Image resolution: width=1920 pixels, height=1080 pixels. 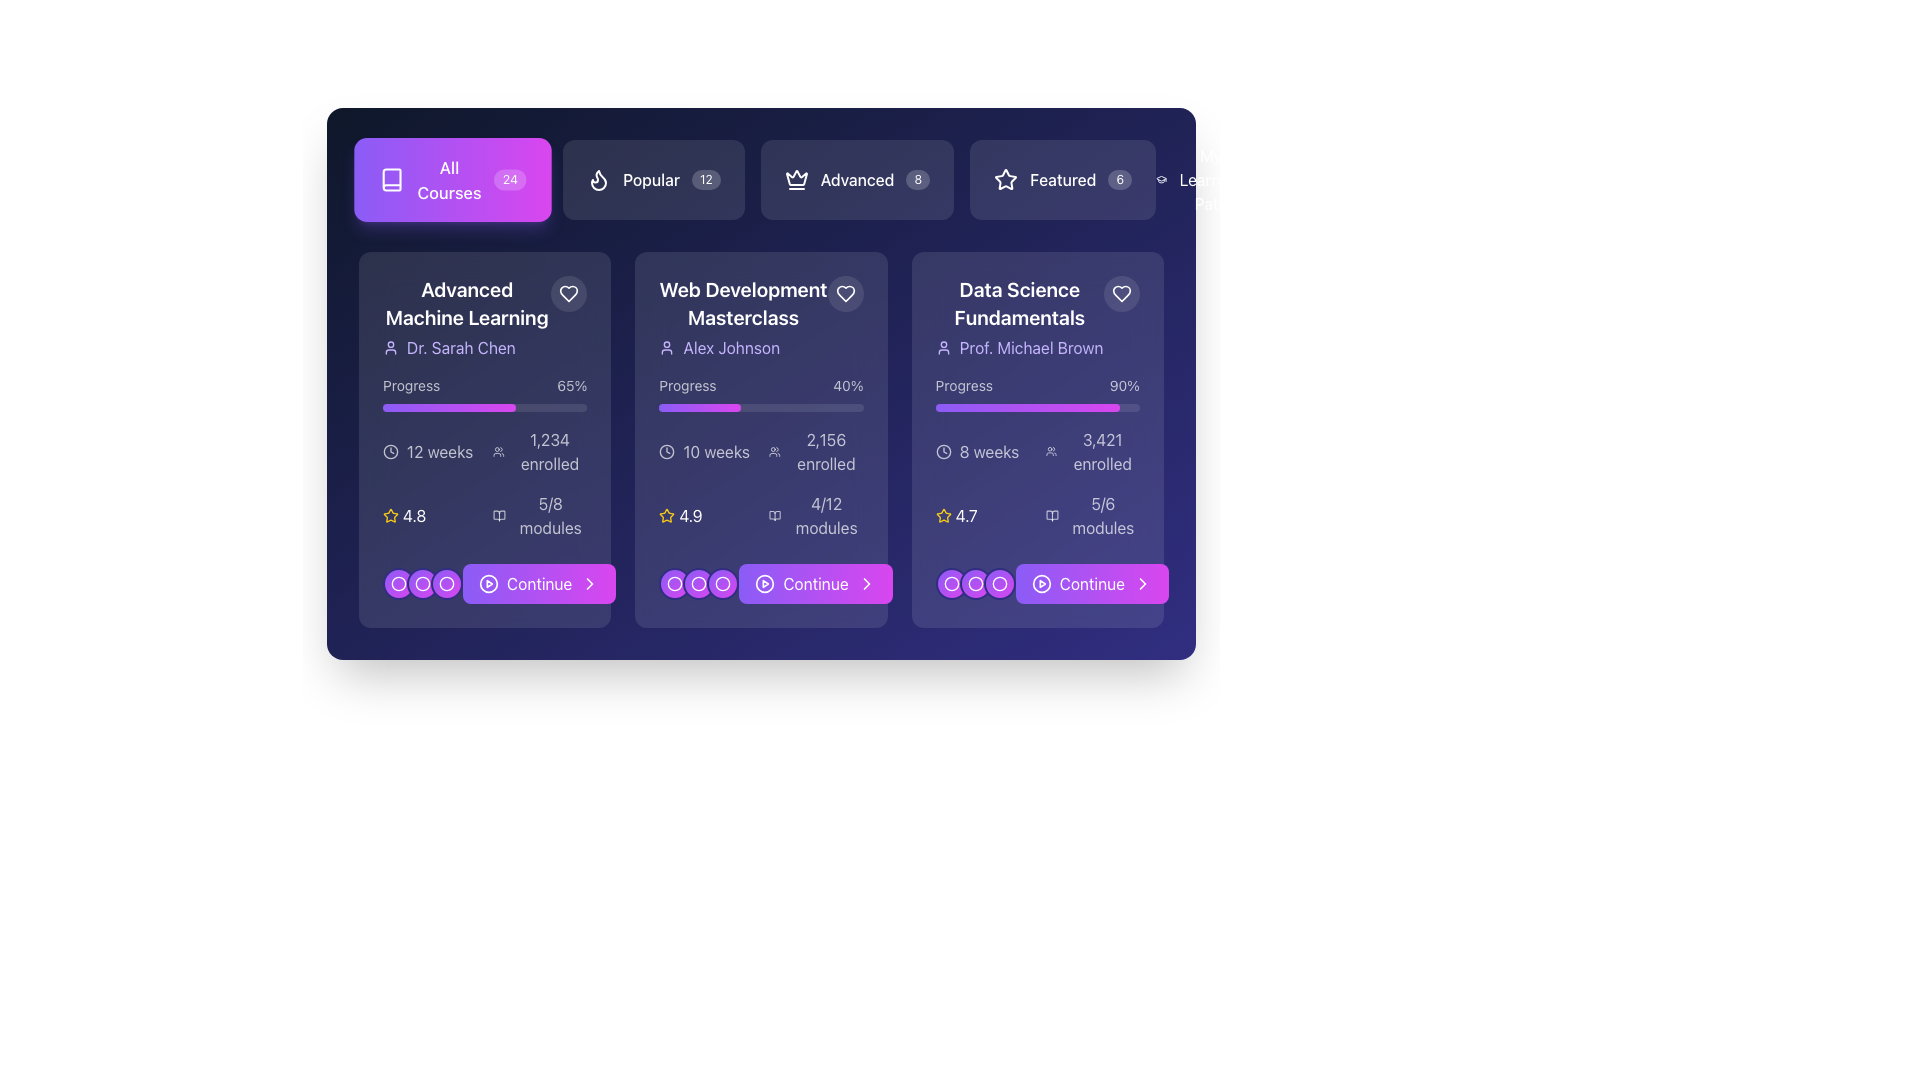 What do you see at coordinates (1122, 293) in the screenshot?
I see `the icon button in the top-right corner of the 'Data Science Fundamentals' course card` at bounding box center [1122, 293].